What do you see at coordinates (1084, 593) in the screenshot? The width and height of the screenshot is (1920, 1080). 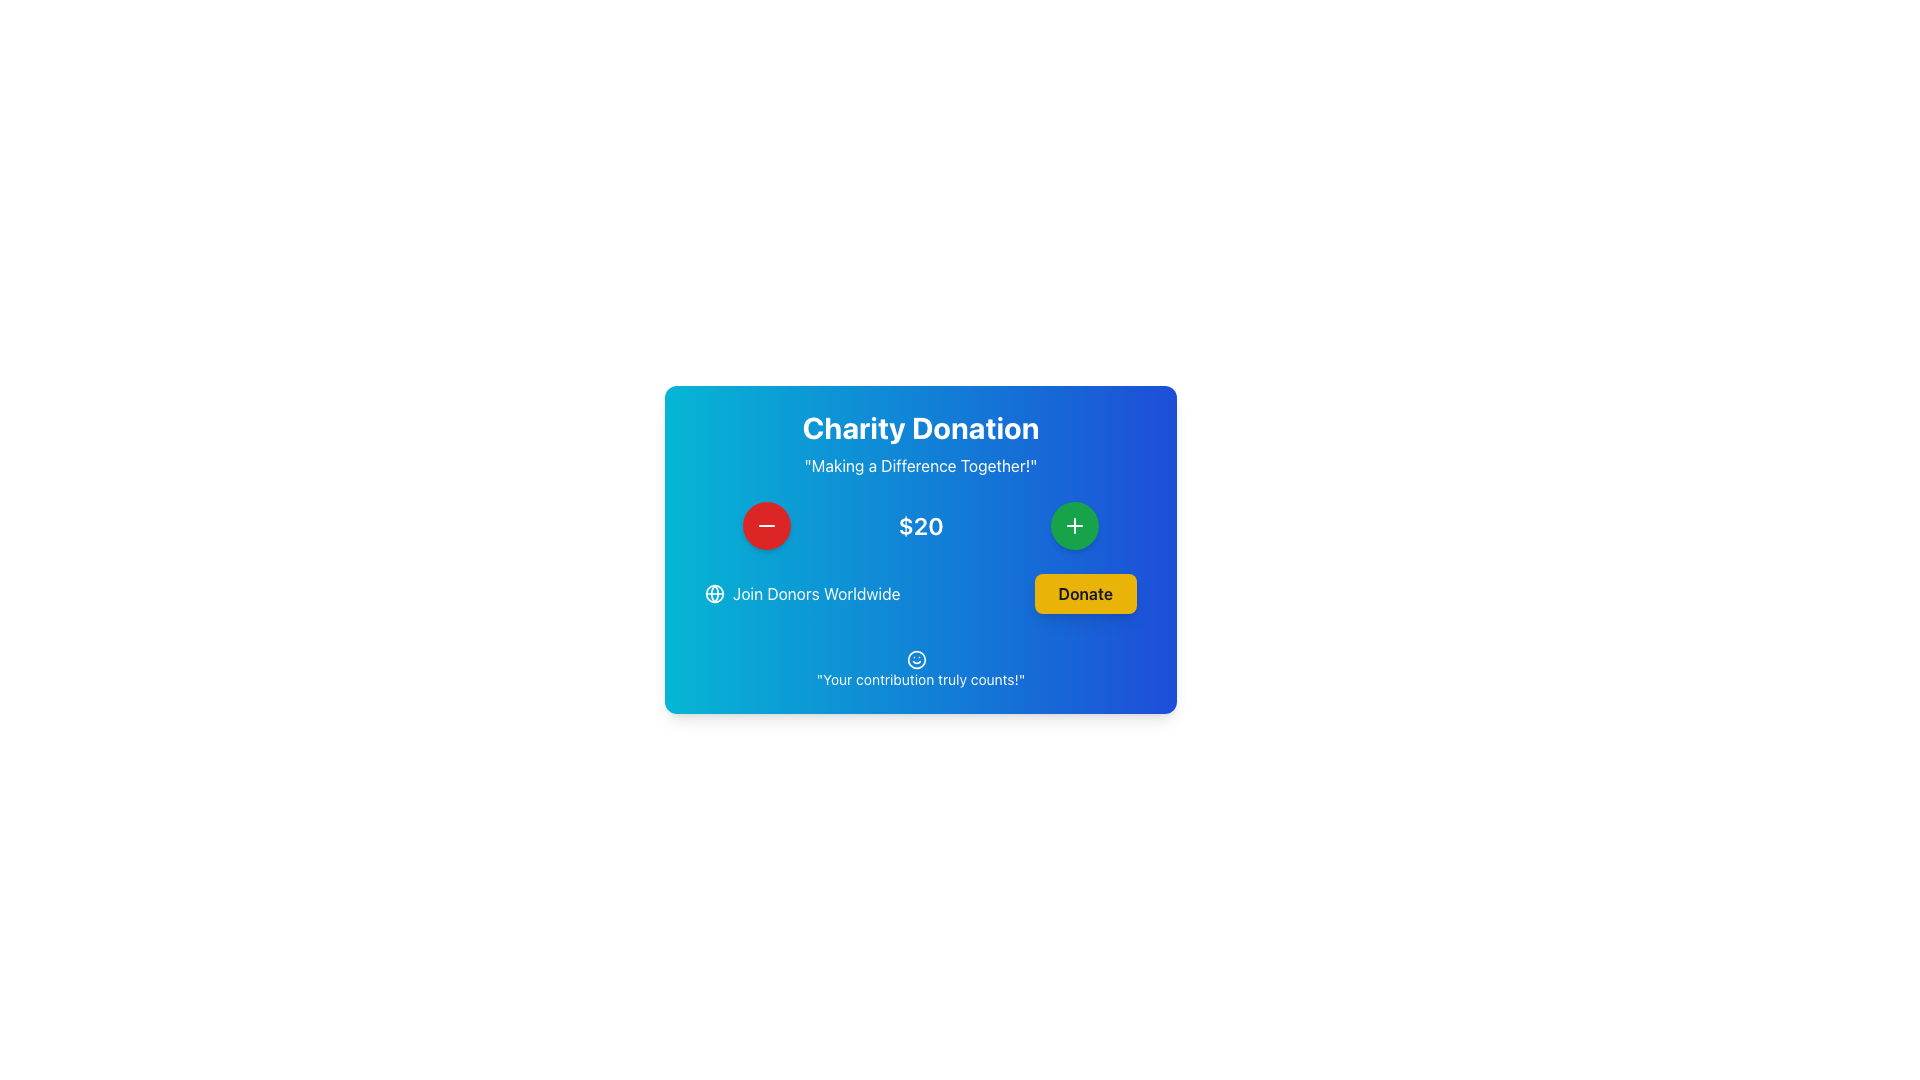 I see `the donation button located in the bottom-right section of the card, directly below the green '+' button, to observe the hover effect` at bounding box center [1084, 593].